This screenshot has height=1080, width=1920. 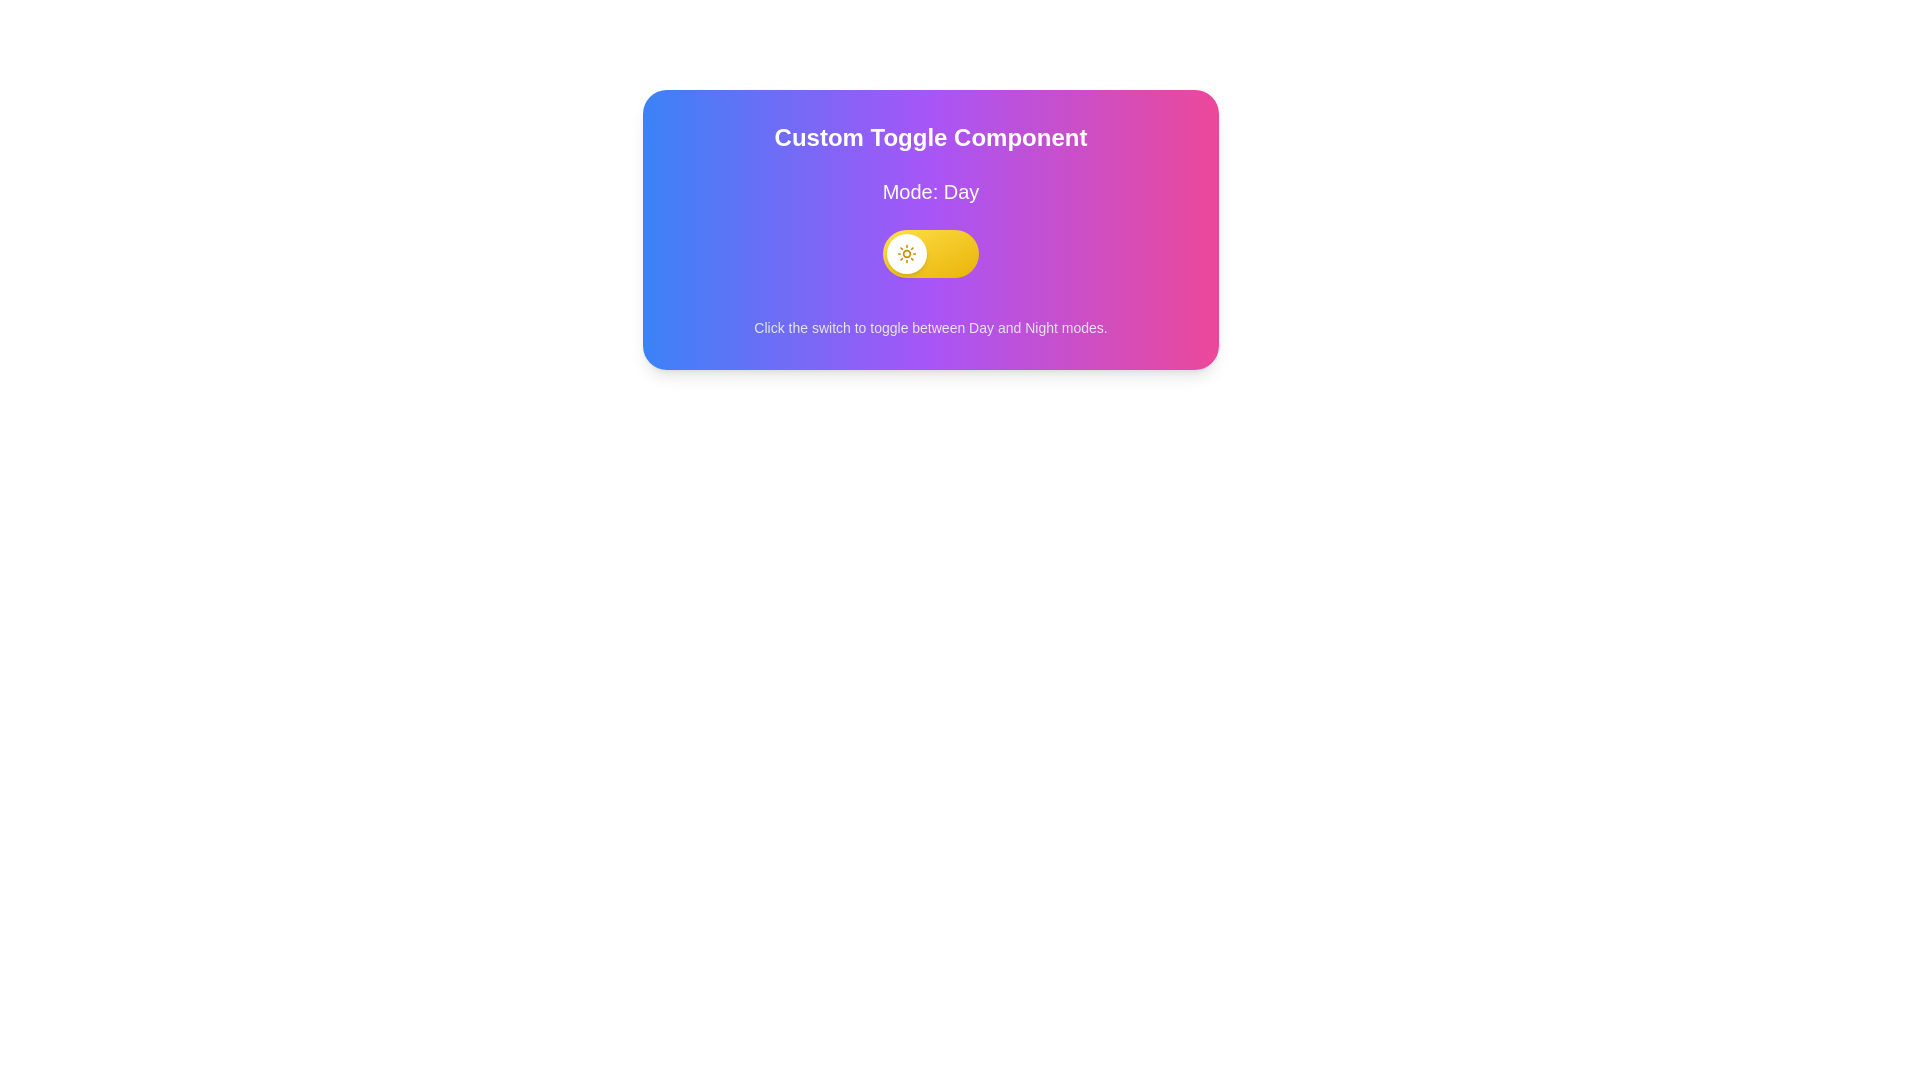 What do you see at coordinates (906, 253) in the screenshot?
I see `the 'day' mode icon, which is part of a toggle switch mechanism located below the text 'Mode: Day' within a card-like interface` at bounding box center [906, 253].